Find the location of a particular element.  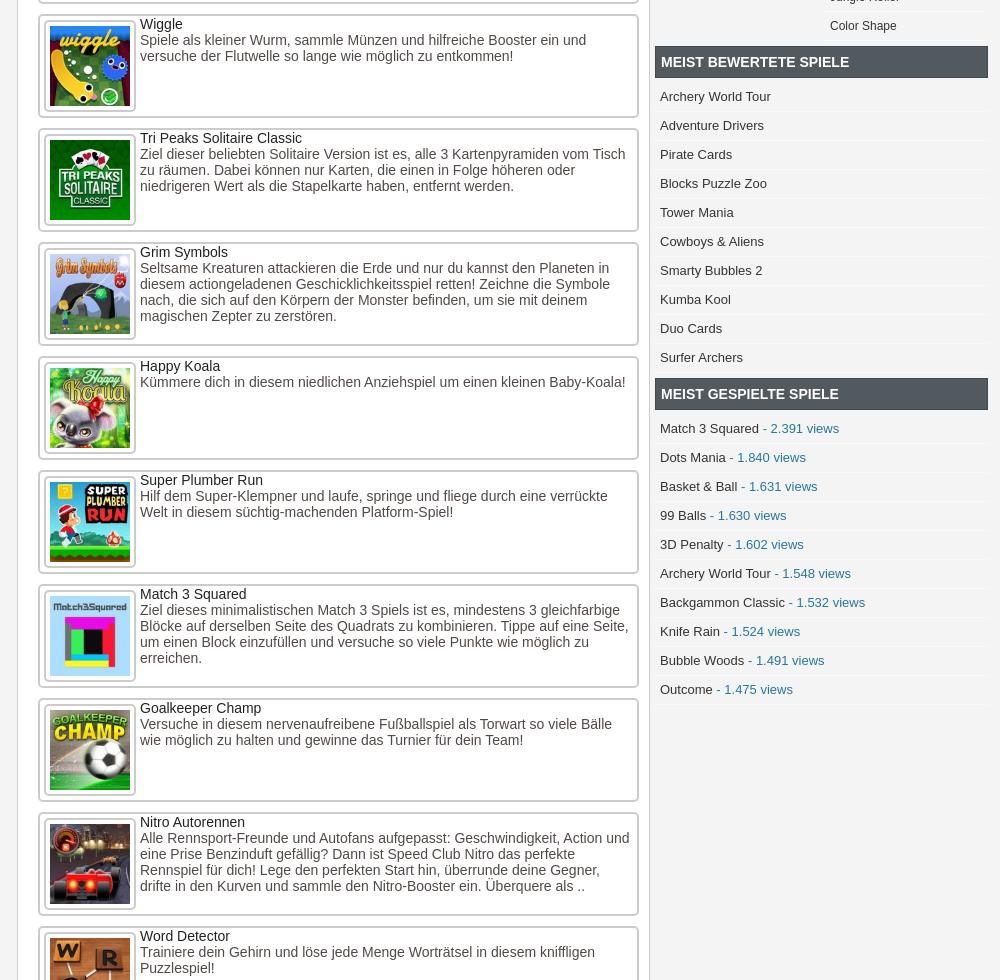

'Word Detector' is located at coordinates (185, 935).